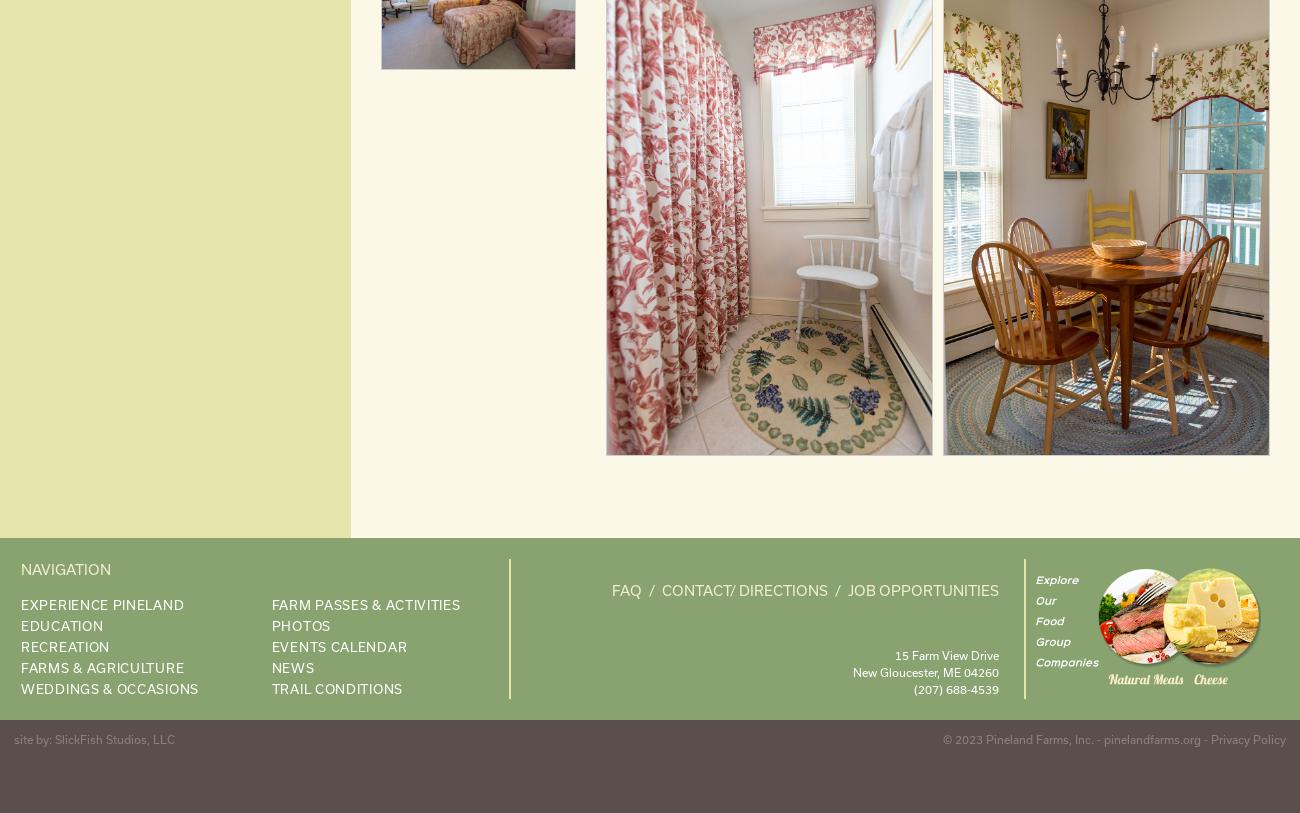  Describe the element at coordinates (102, 666) in the screenshot. I see `'Farms & Agriculture'` at that location.